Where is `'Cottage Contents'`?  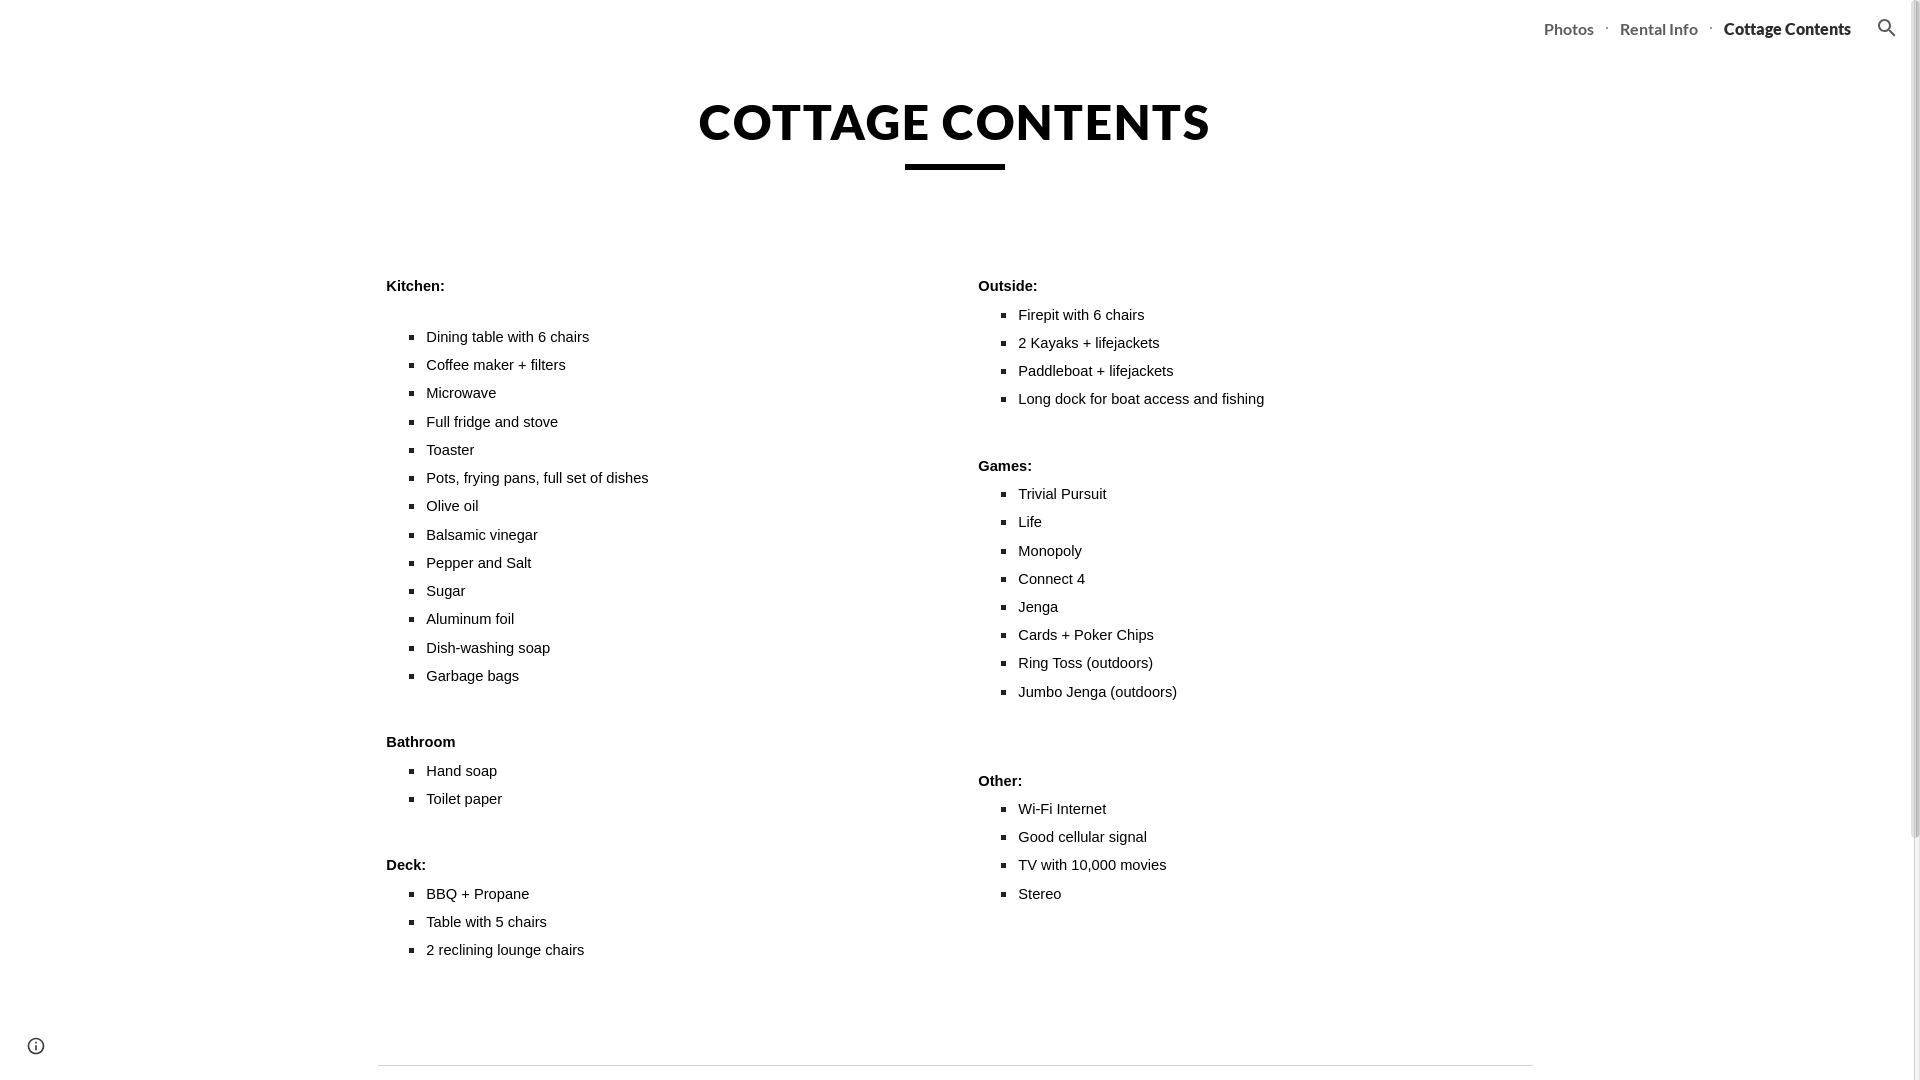 'Cottage Contents' is located at coordinates (1722, 27).